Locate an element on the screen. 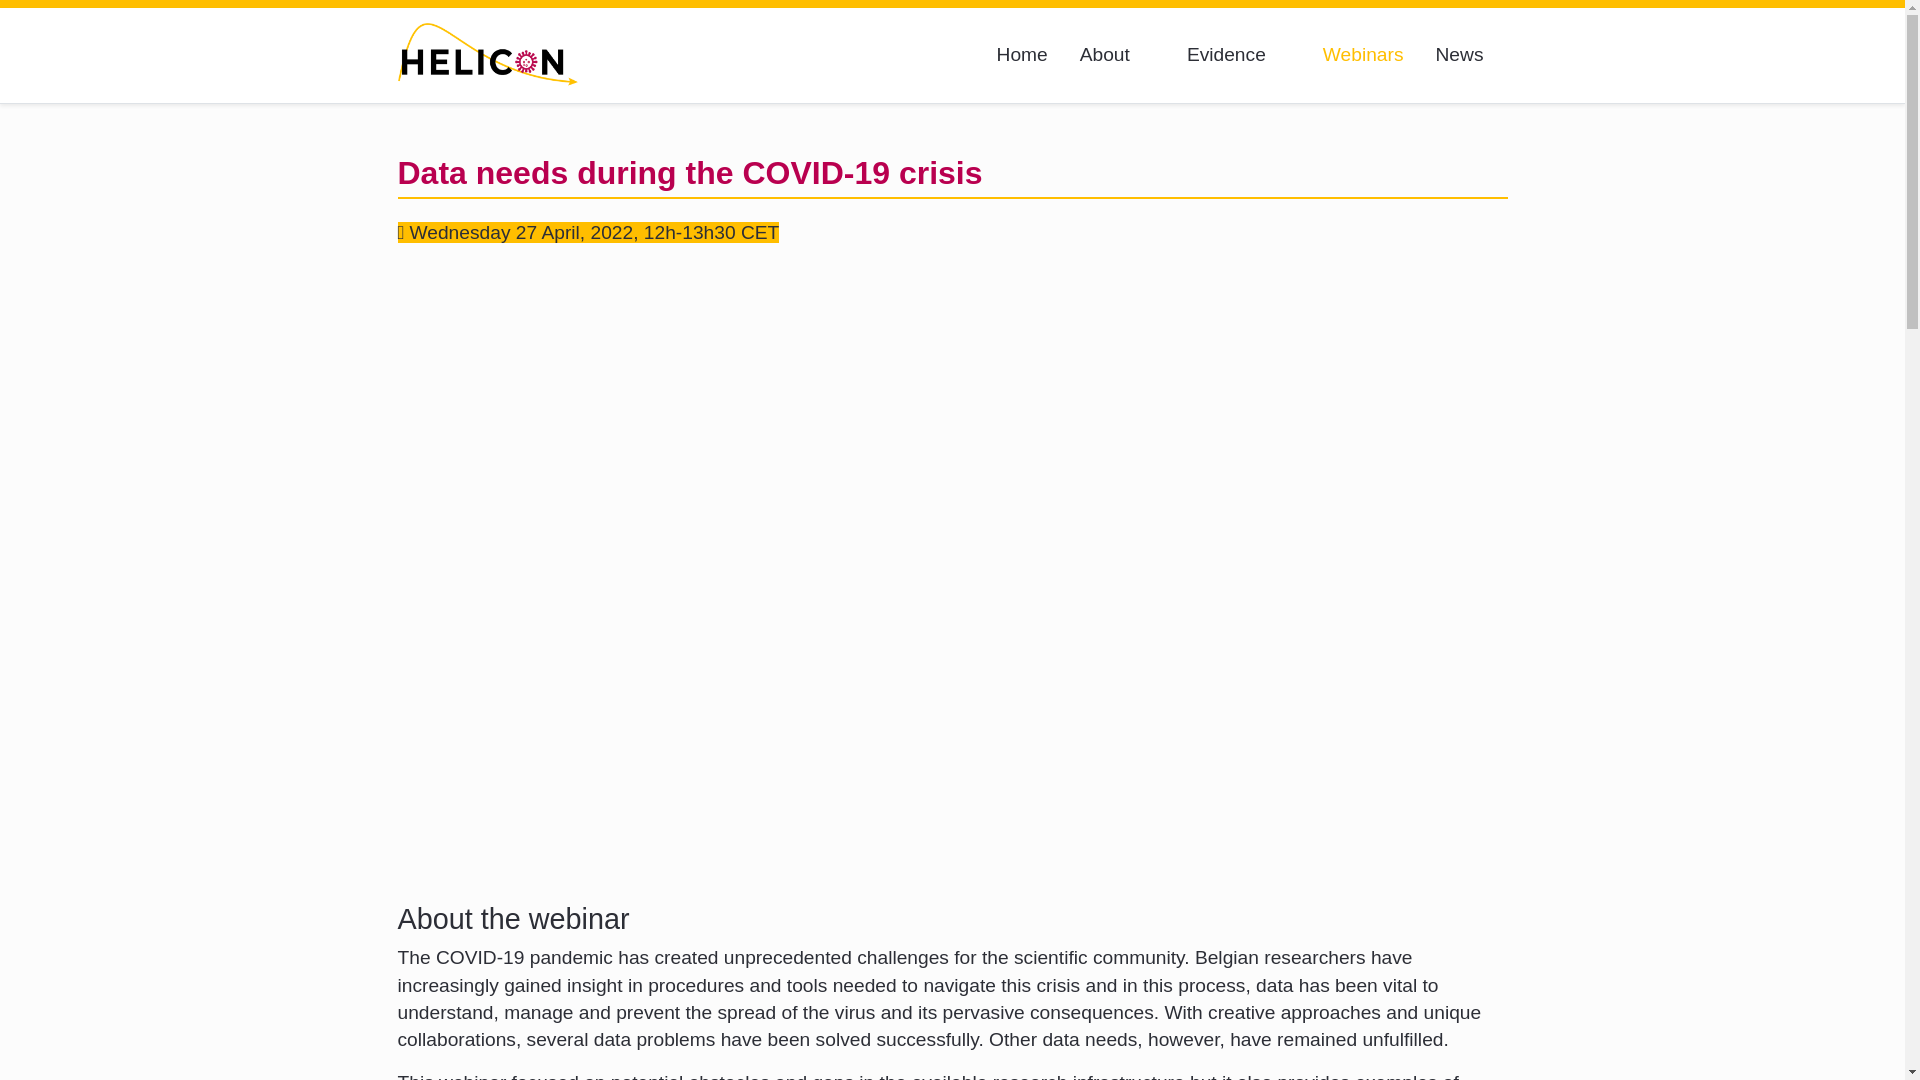 The width and height of the screenshot is (1920, 1080). 'Webinars' is located at coordinates (1362, 54).